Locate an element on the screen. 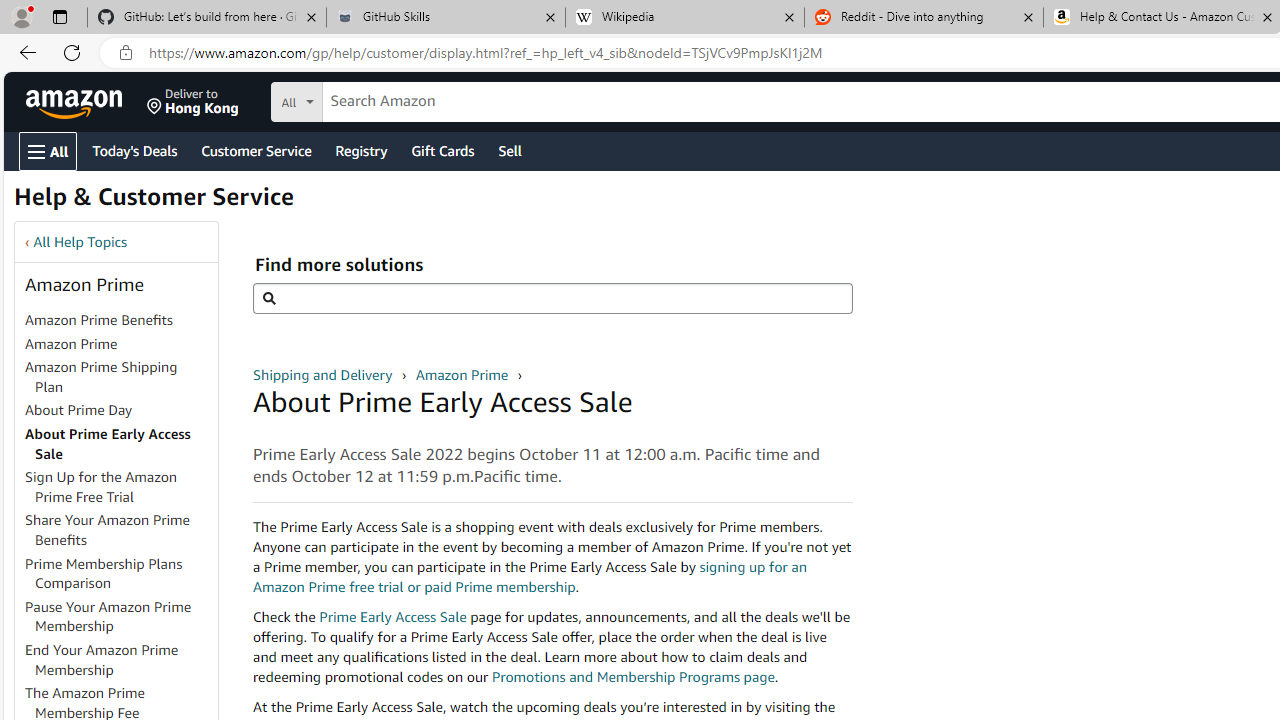 The image size is (1280, 720). 'Pause Your Amazon Prime Membership' is located at coordinates (107, 615).